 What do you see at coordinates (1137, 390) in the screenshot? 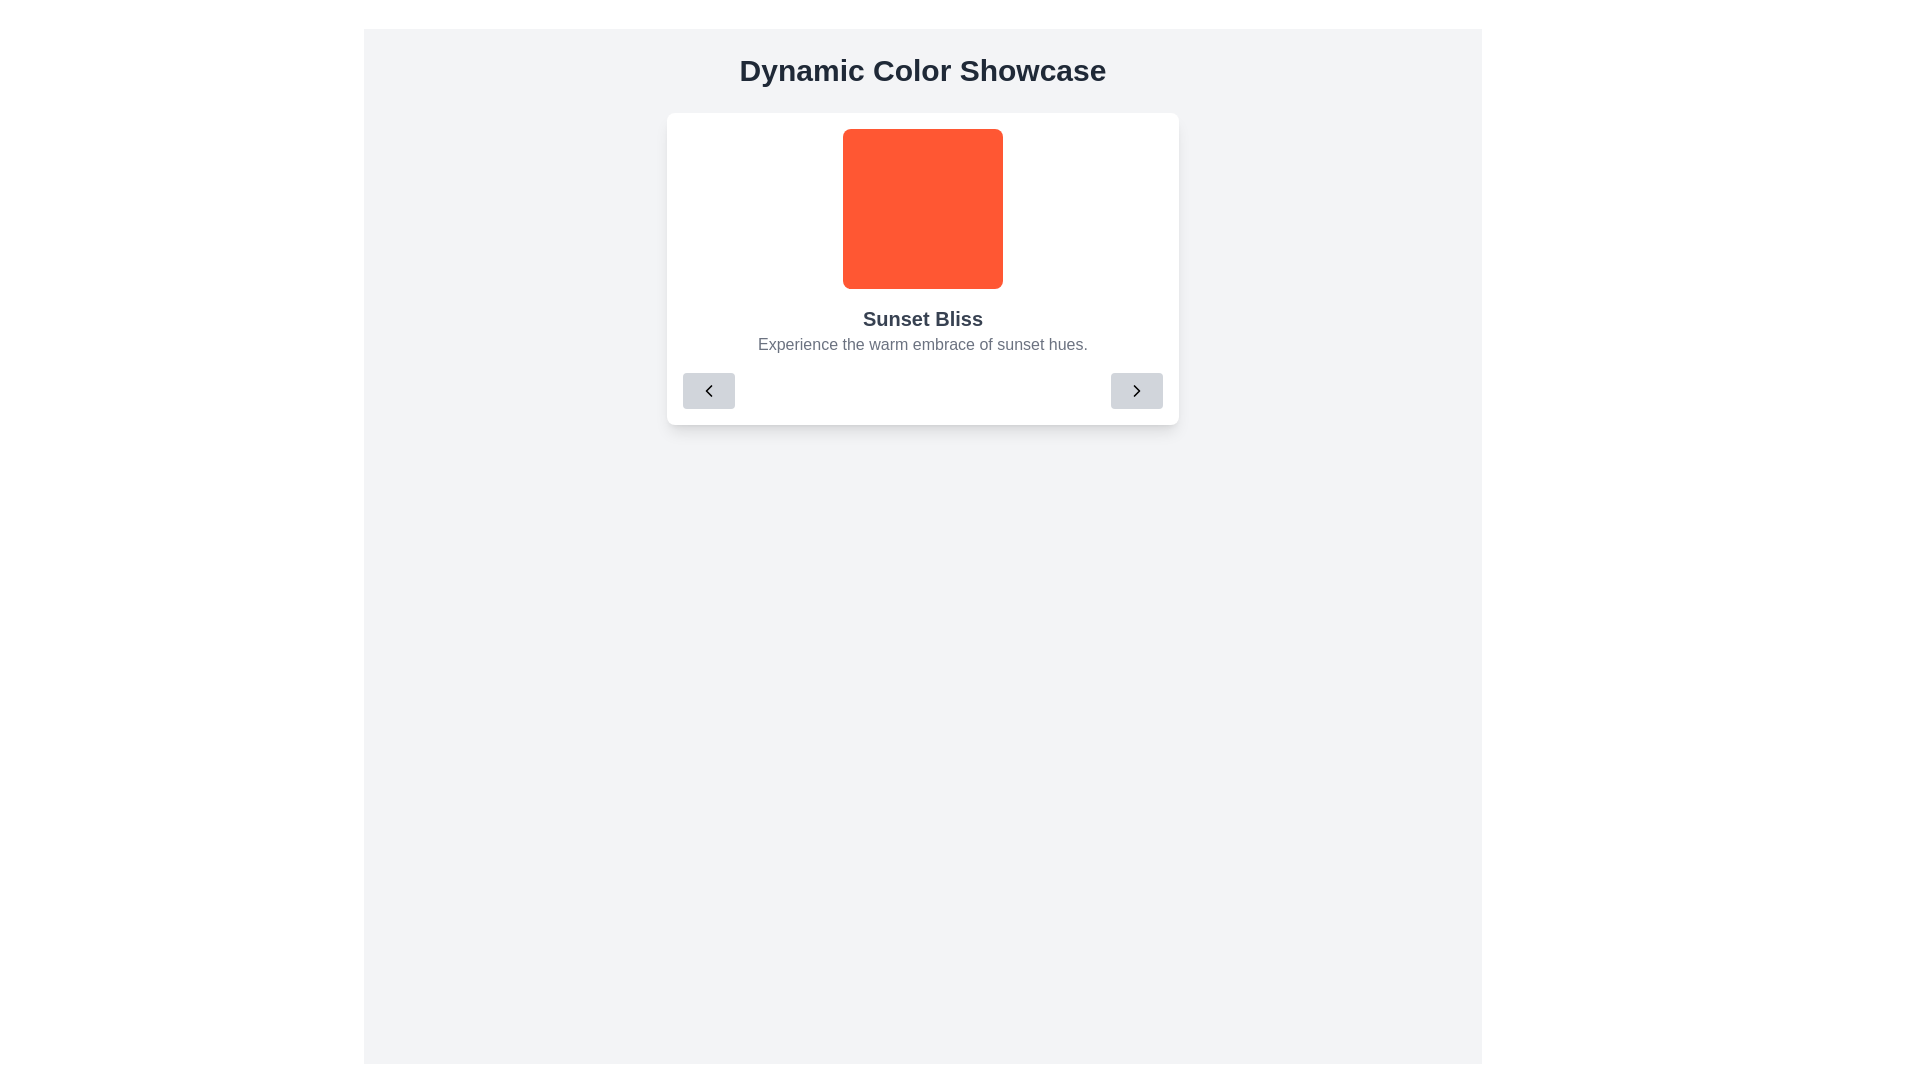
I see `the forward navigation icon located in the lower-right corner of the 'Sunset Bliss' panel` at bounding box center [1137, 390].